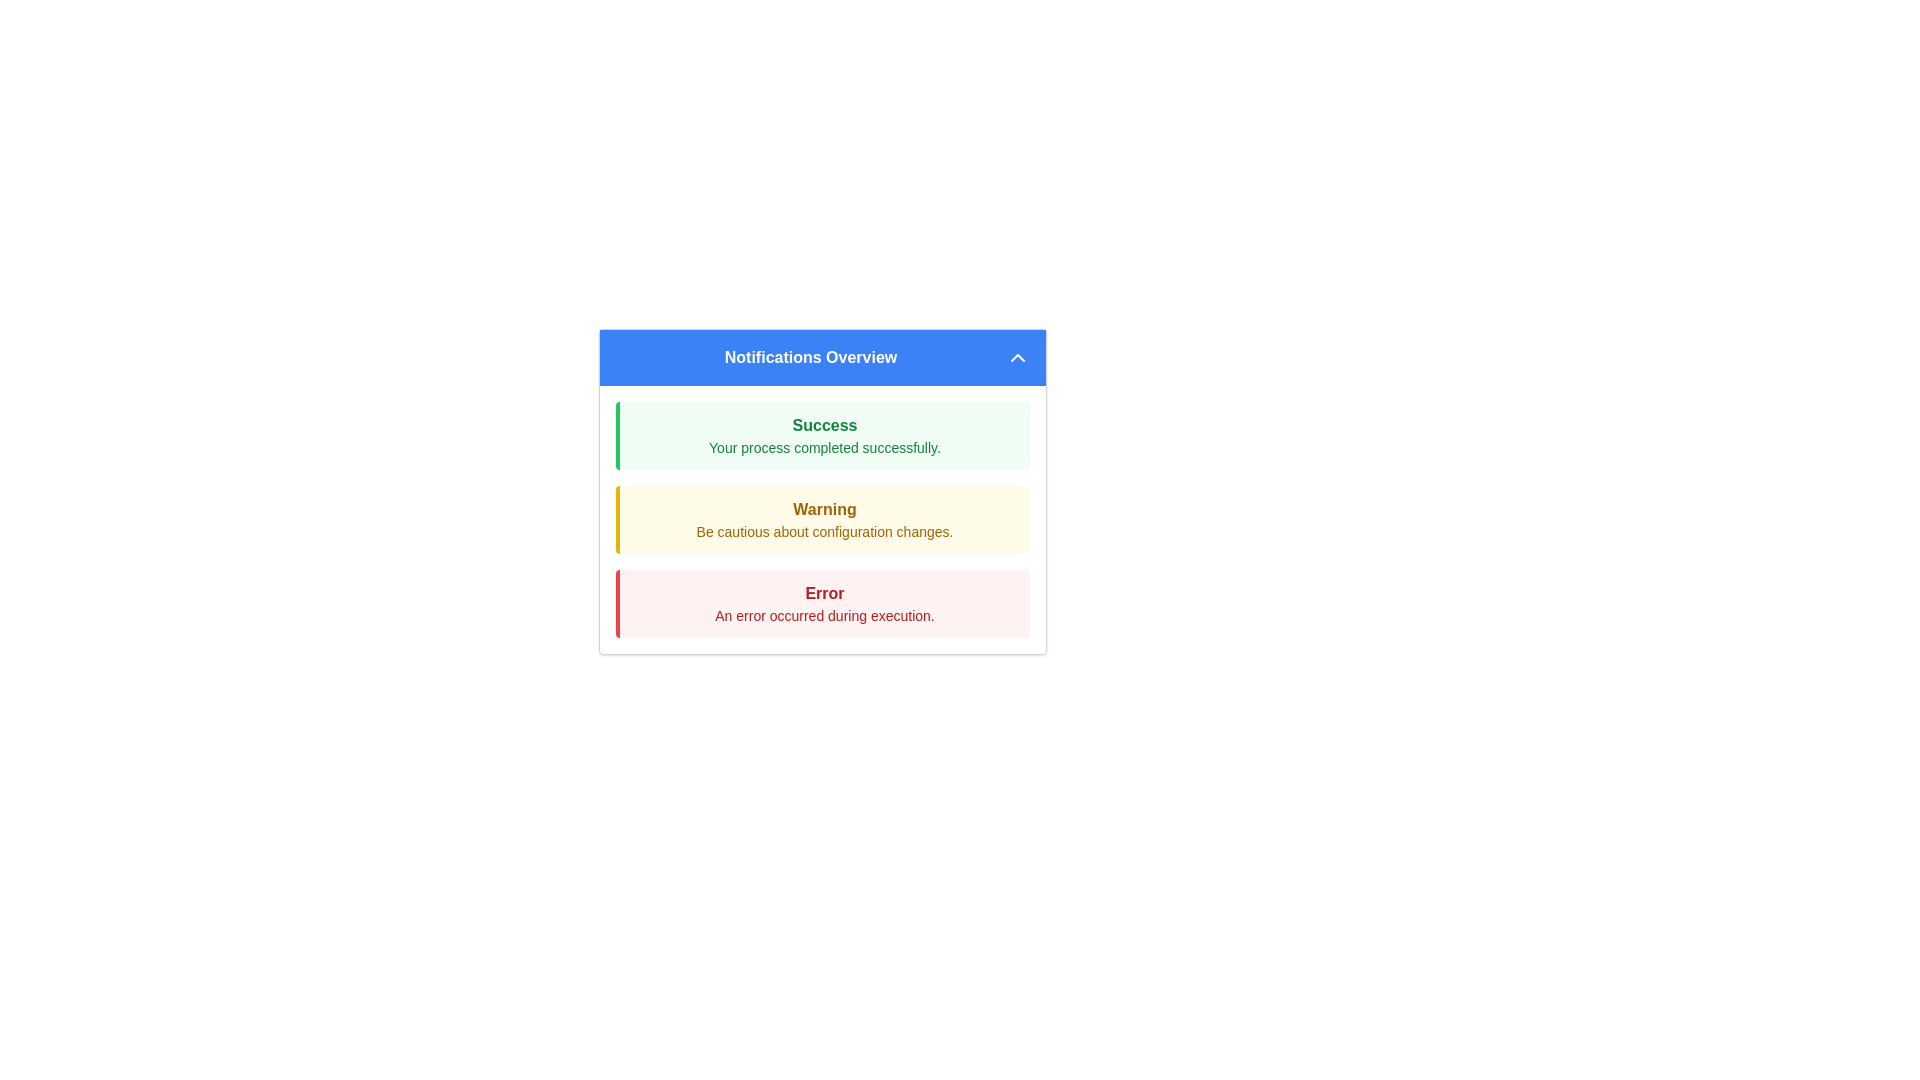  What do you see at coordinates (822, 603) in the screenshot?
I see `the notification box displaying 'Error' with a light red background and a red left border, located below the 'Warning' notification box` at bounding box center [822, 603].